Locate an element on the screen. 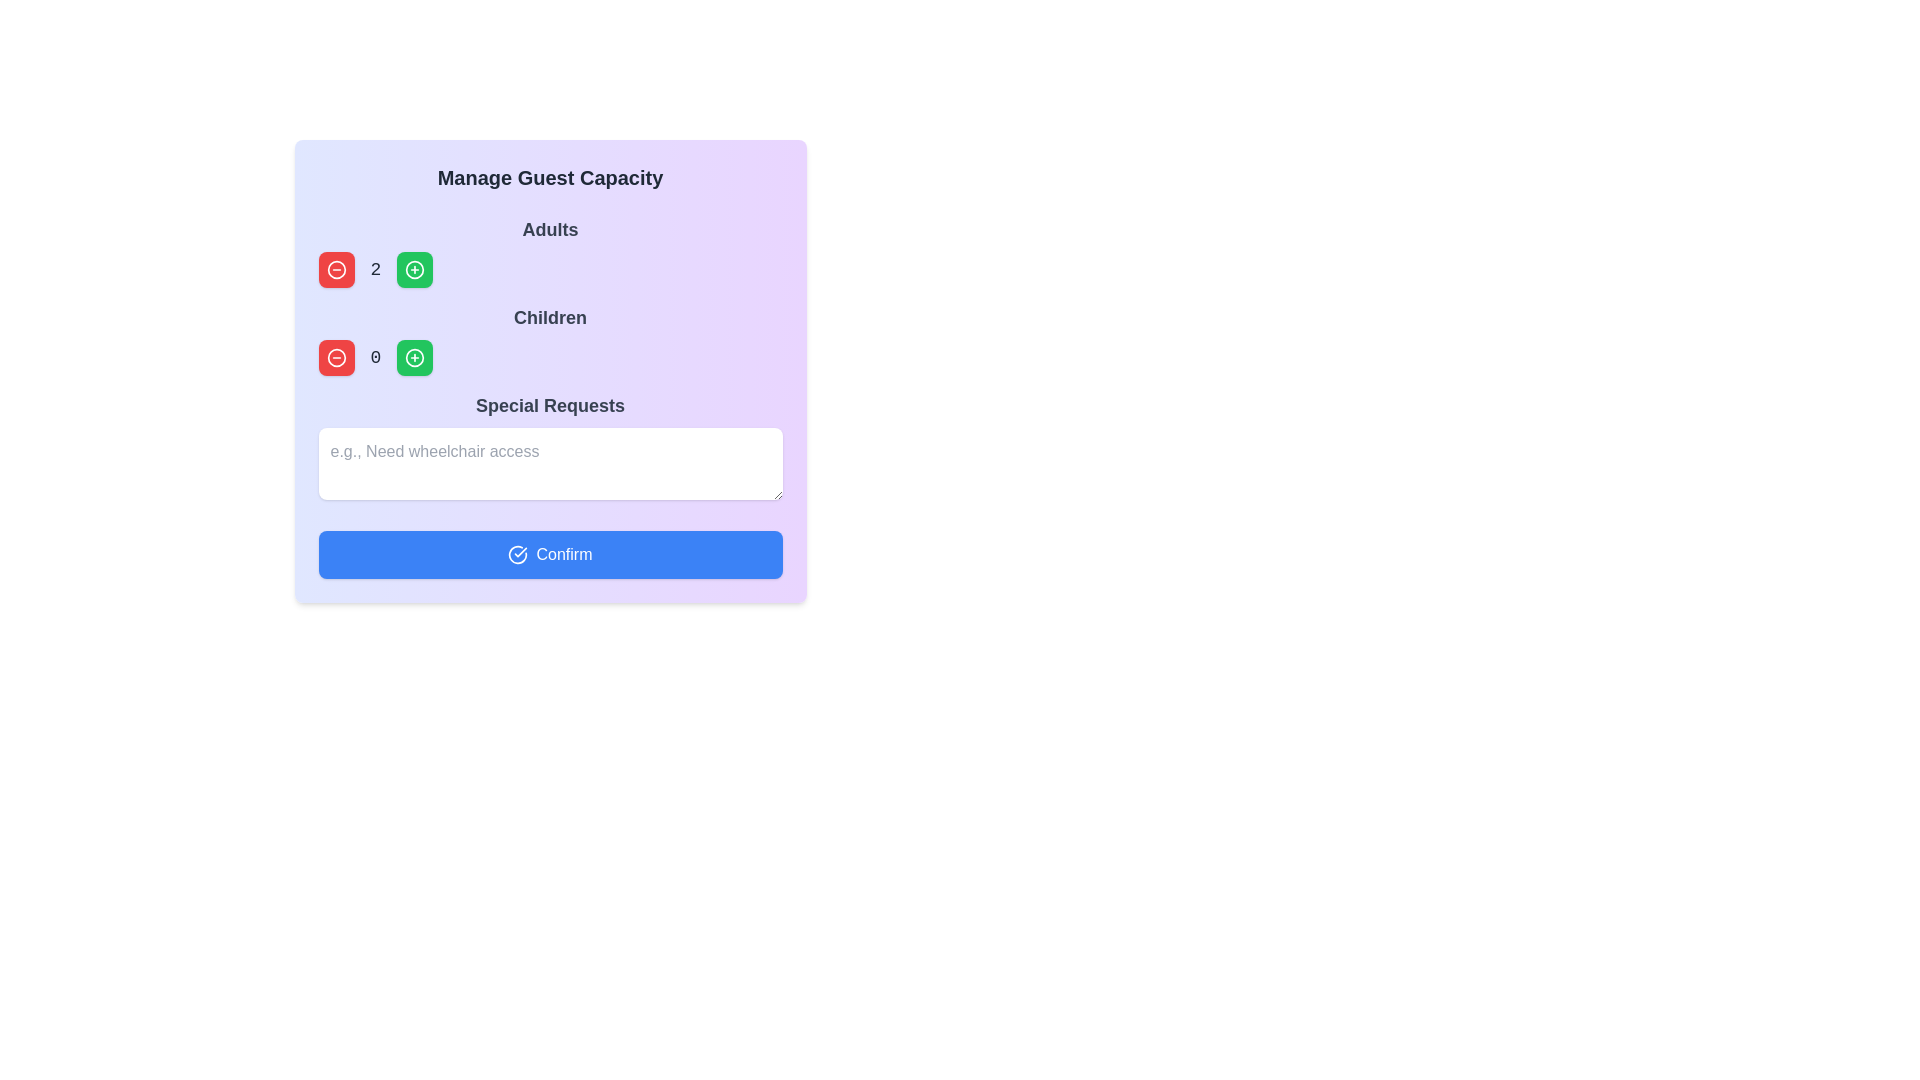 The height and width of the screenshot is (1080, 1920). the button that decreases the count of children, located in the second row under the 'Children' label, to the left of the green button, next to the numeric display showing '0' is located at coordinates (336, 357).